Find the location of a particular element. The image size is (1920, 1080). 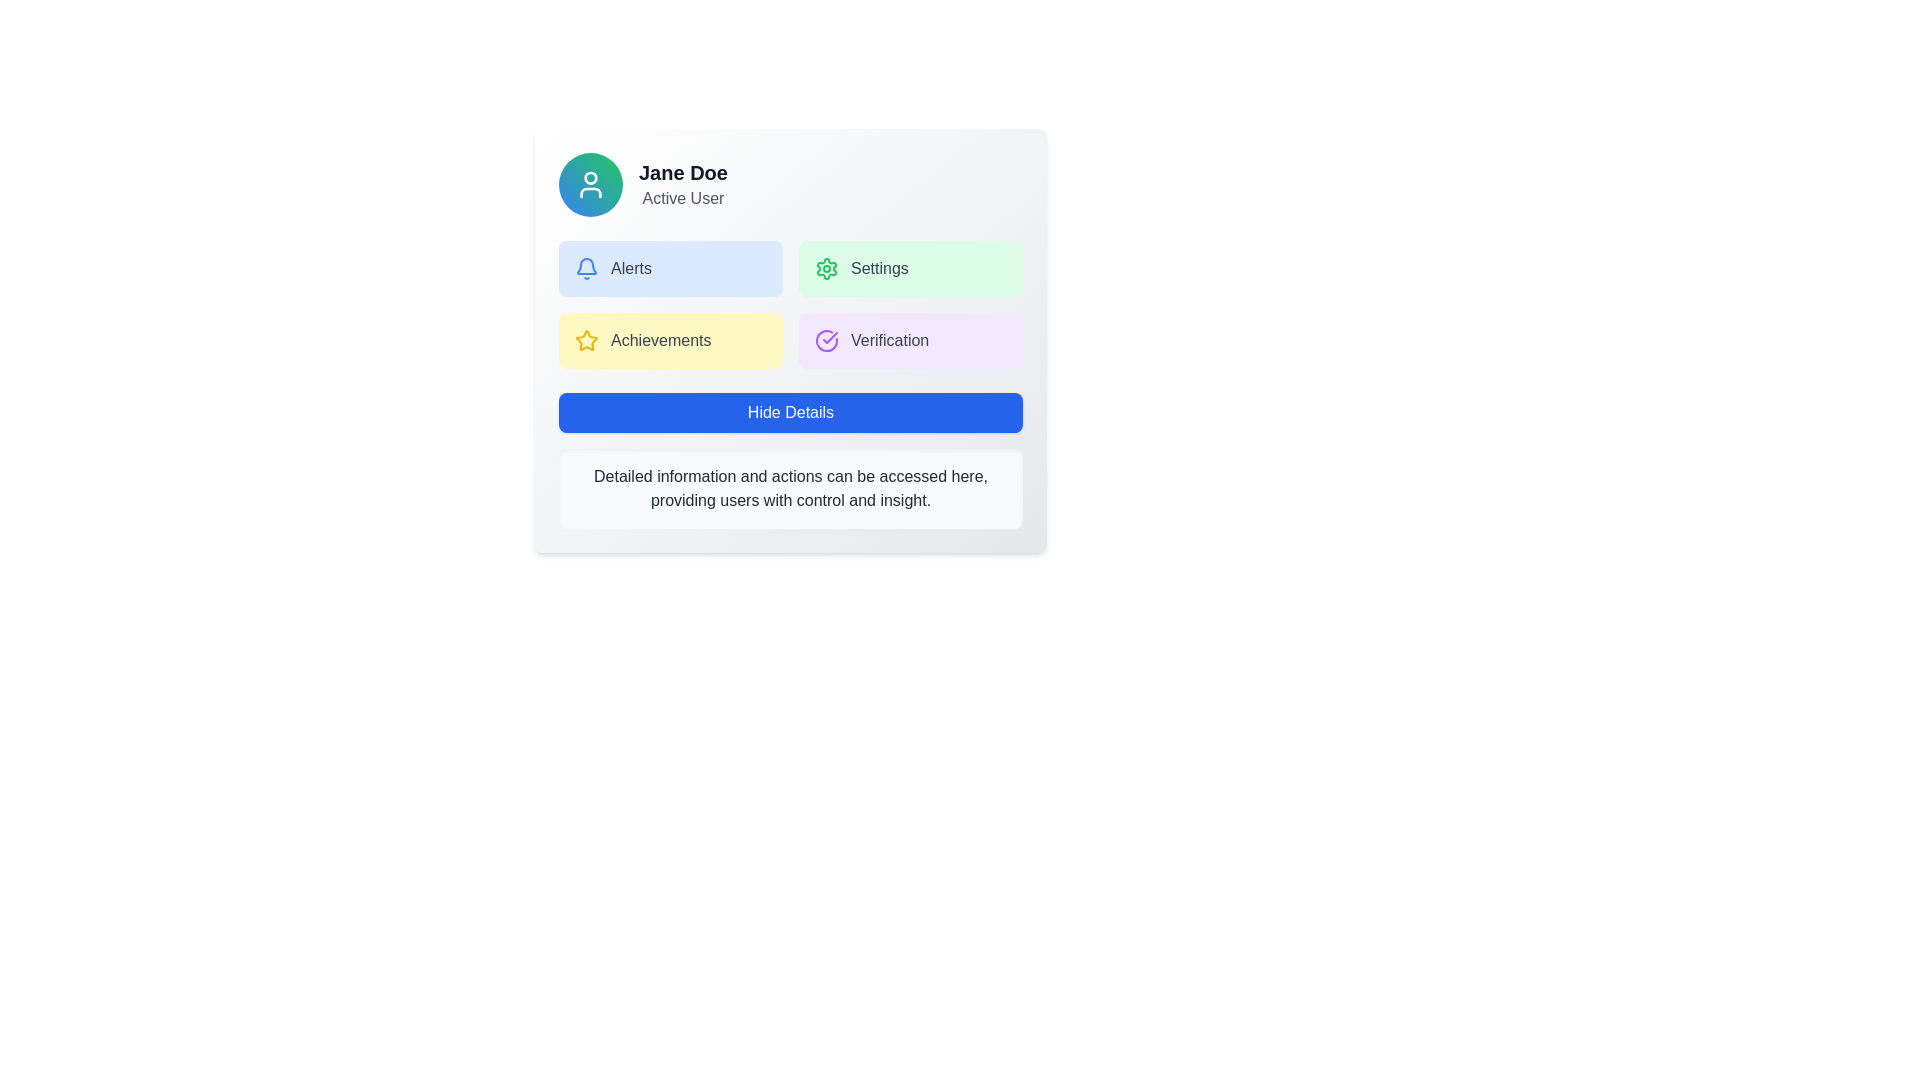

the bell icon representing the notification feature is located at coordinates (585, 265).